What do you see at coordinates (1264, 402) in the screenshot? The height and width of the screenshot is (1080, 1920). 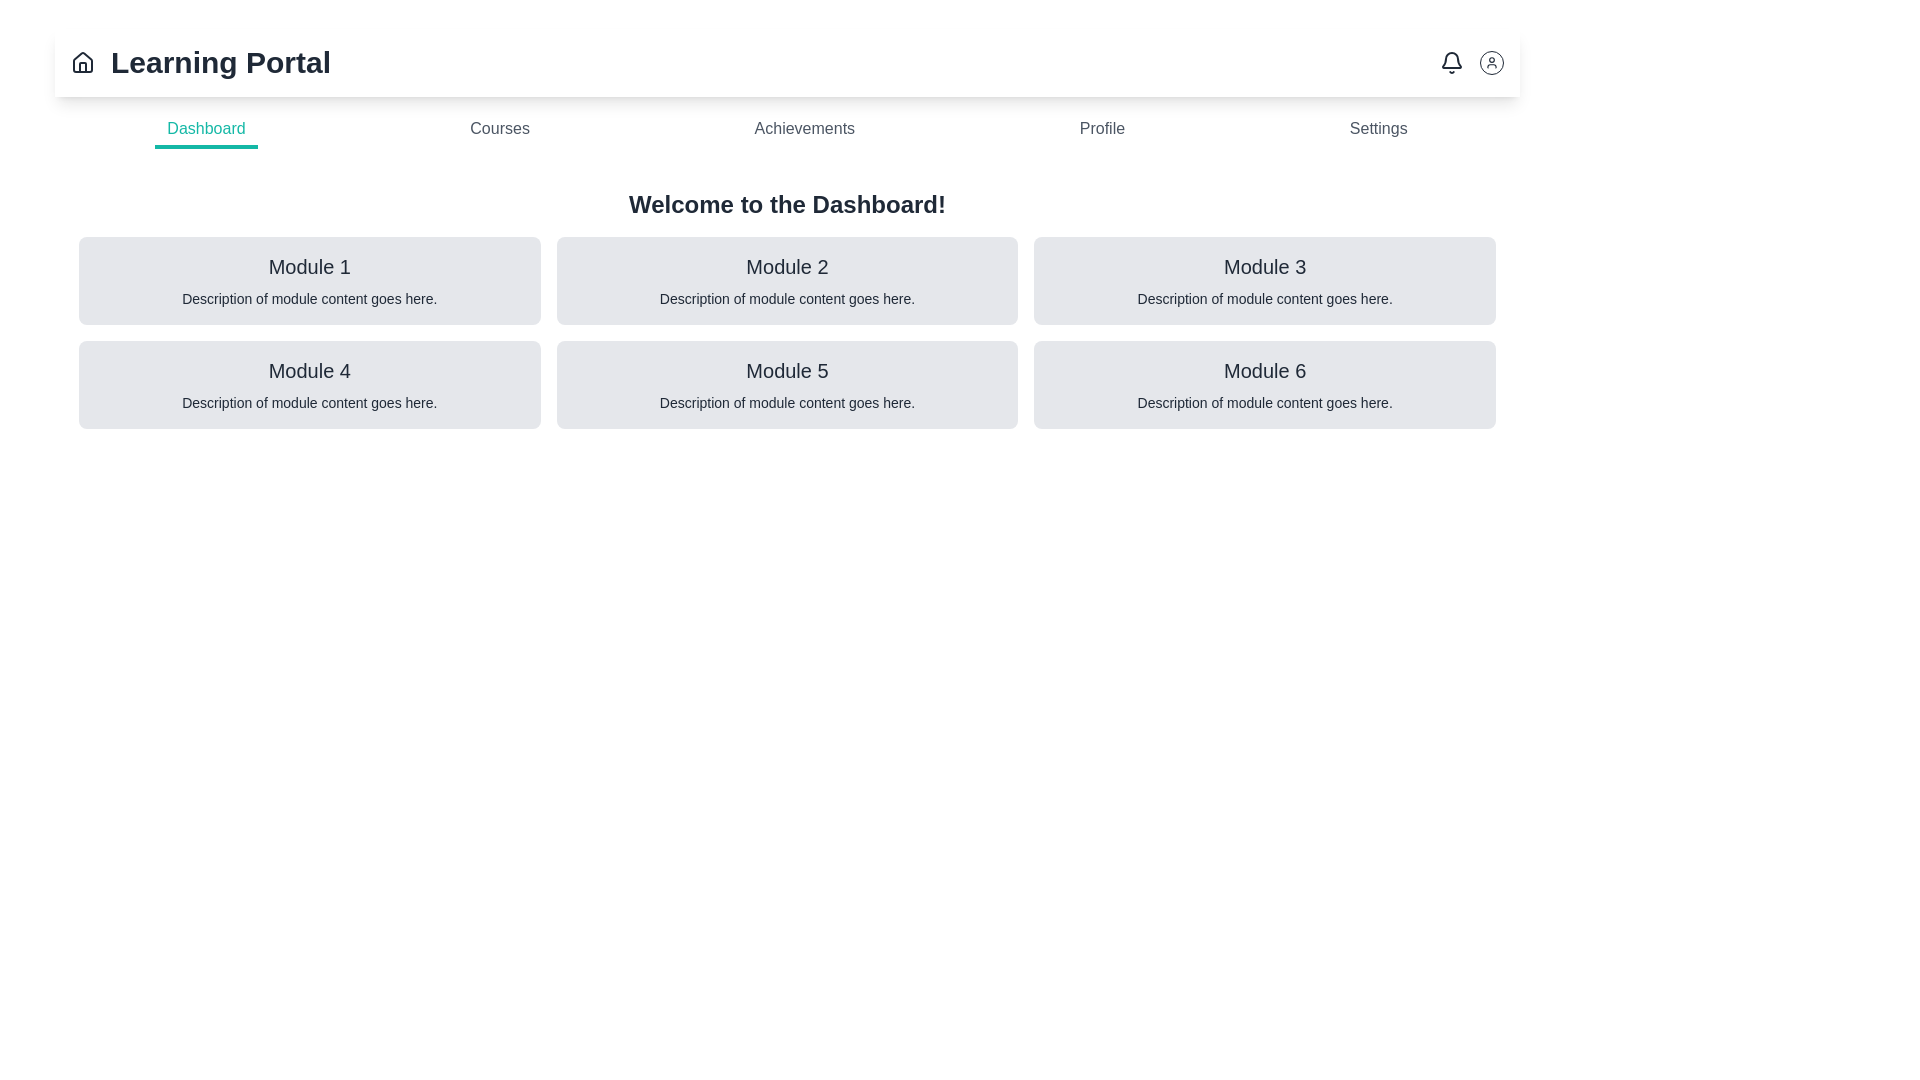 I see `the informational text element located directly below the title 'Module 6' in the last column of the last row on the dashboard interface` at bounding box center [1264, 402].